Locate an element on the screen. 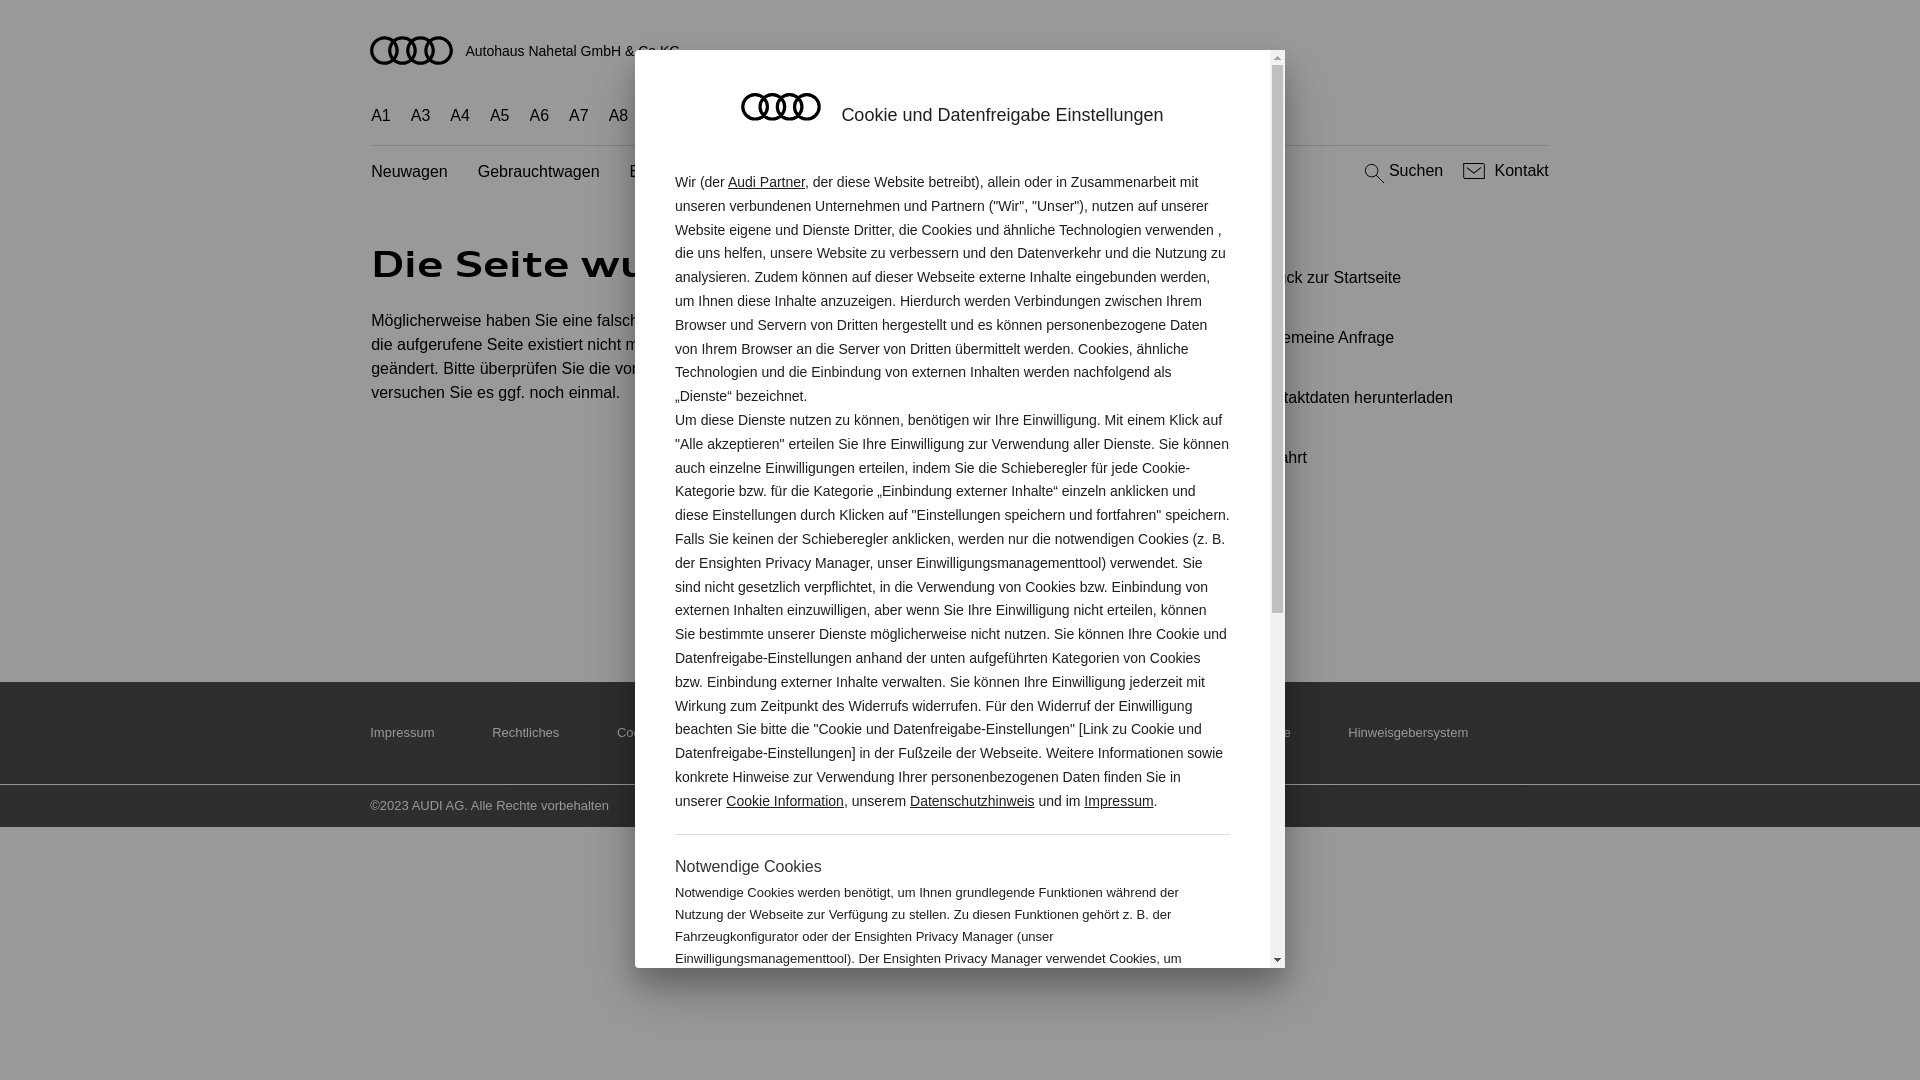  'Datenschutzhinweis' is located at coordinates (972, 800).